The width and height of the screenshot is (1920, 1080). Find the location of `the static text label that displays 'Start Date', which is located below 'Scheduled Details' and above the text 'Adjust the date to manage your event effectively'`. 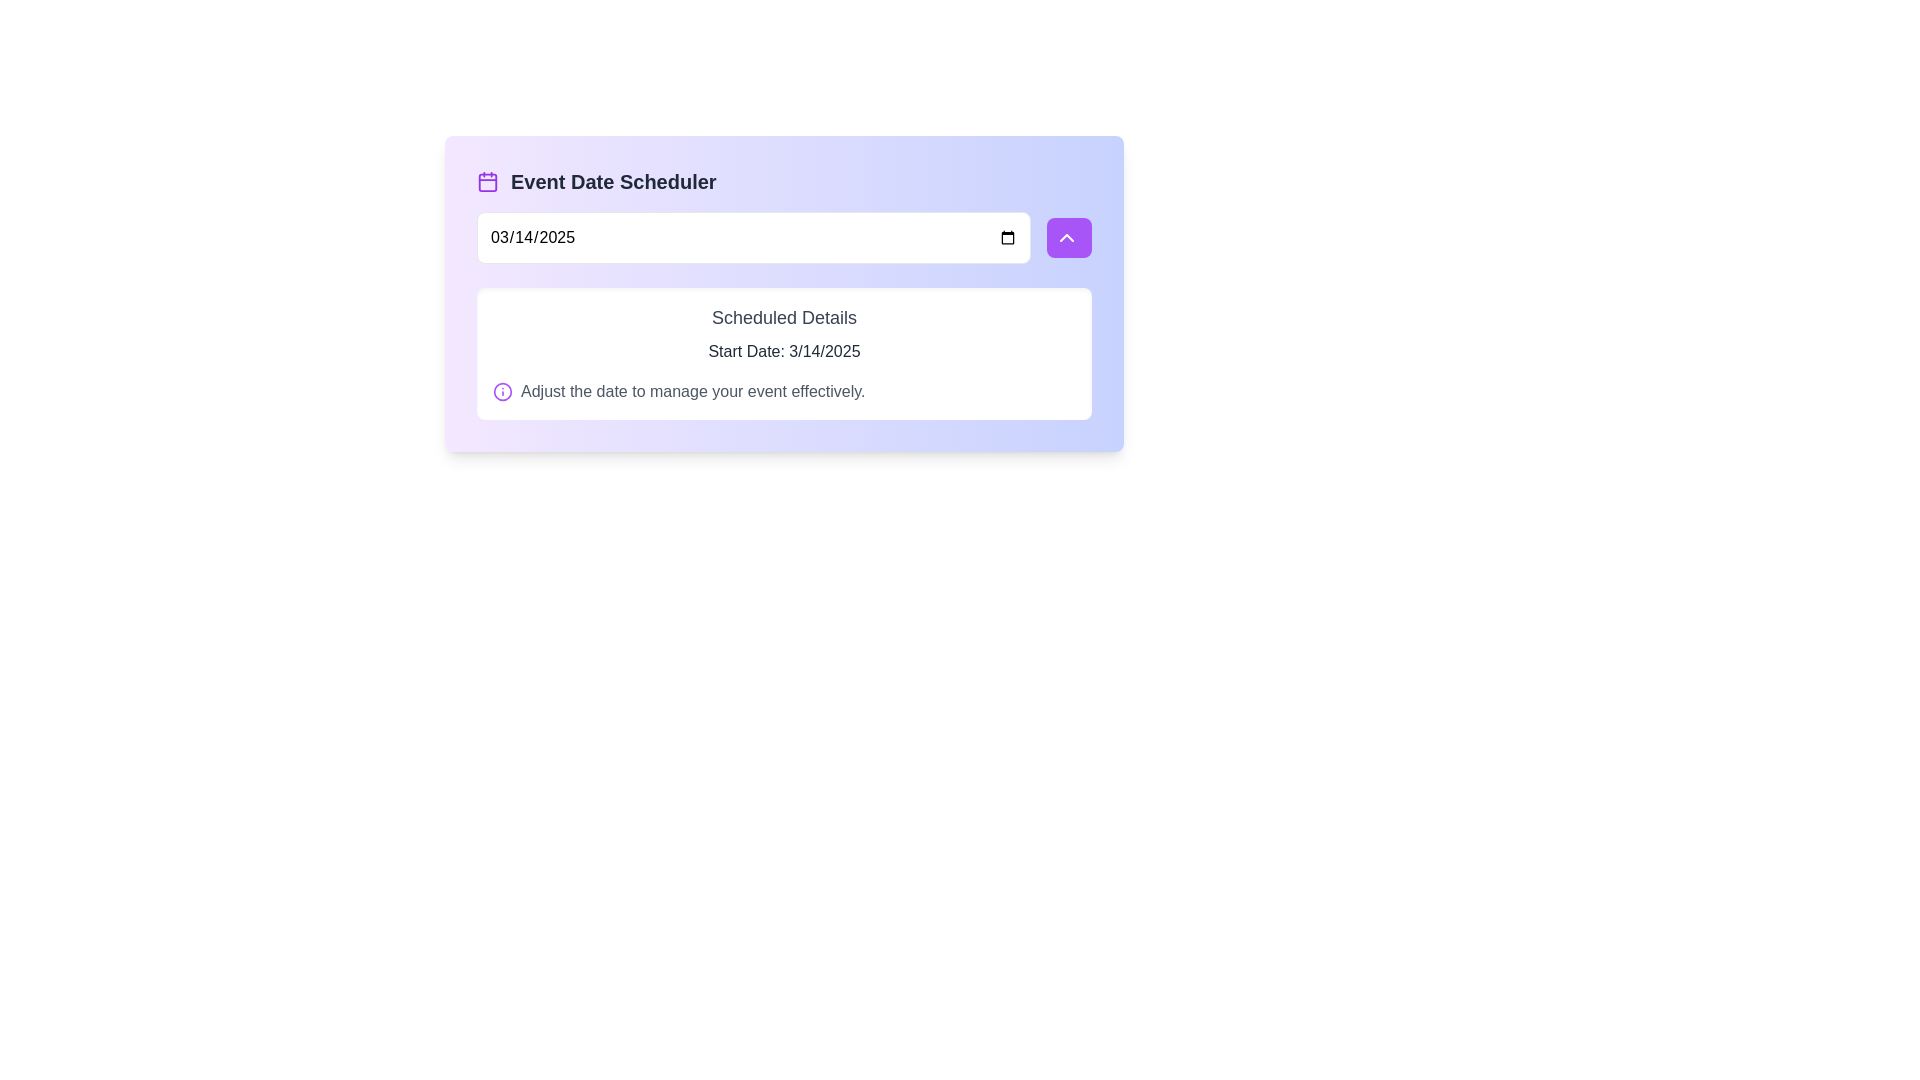

the static text label that displays 'Start Date', which is located below 'Scheduled Details' and above the text 'Adjust the date to manage your event effectively' is located at coordinates (783, 350).